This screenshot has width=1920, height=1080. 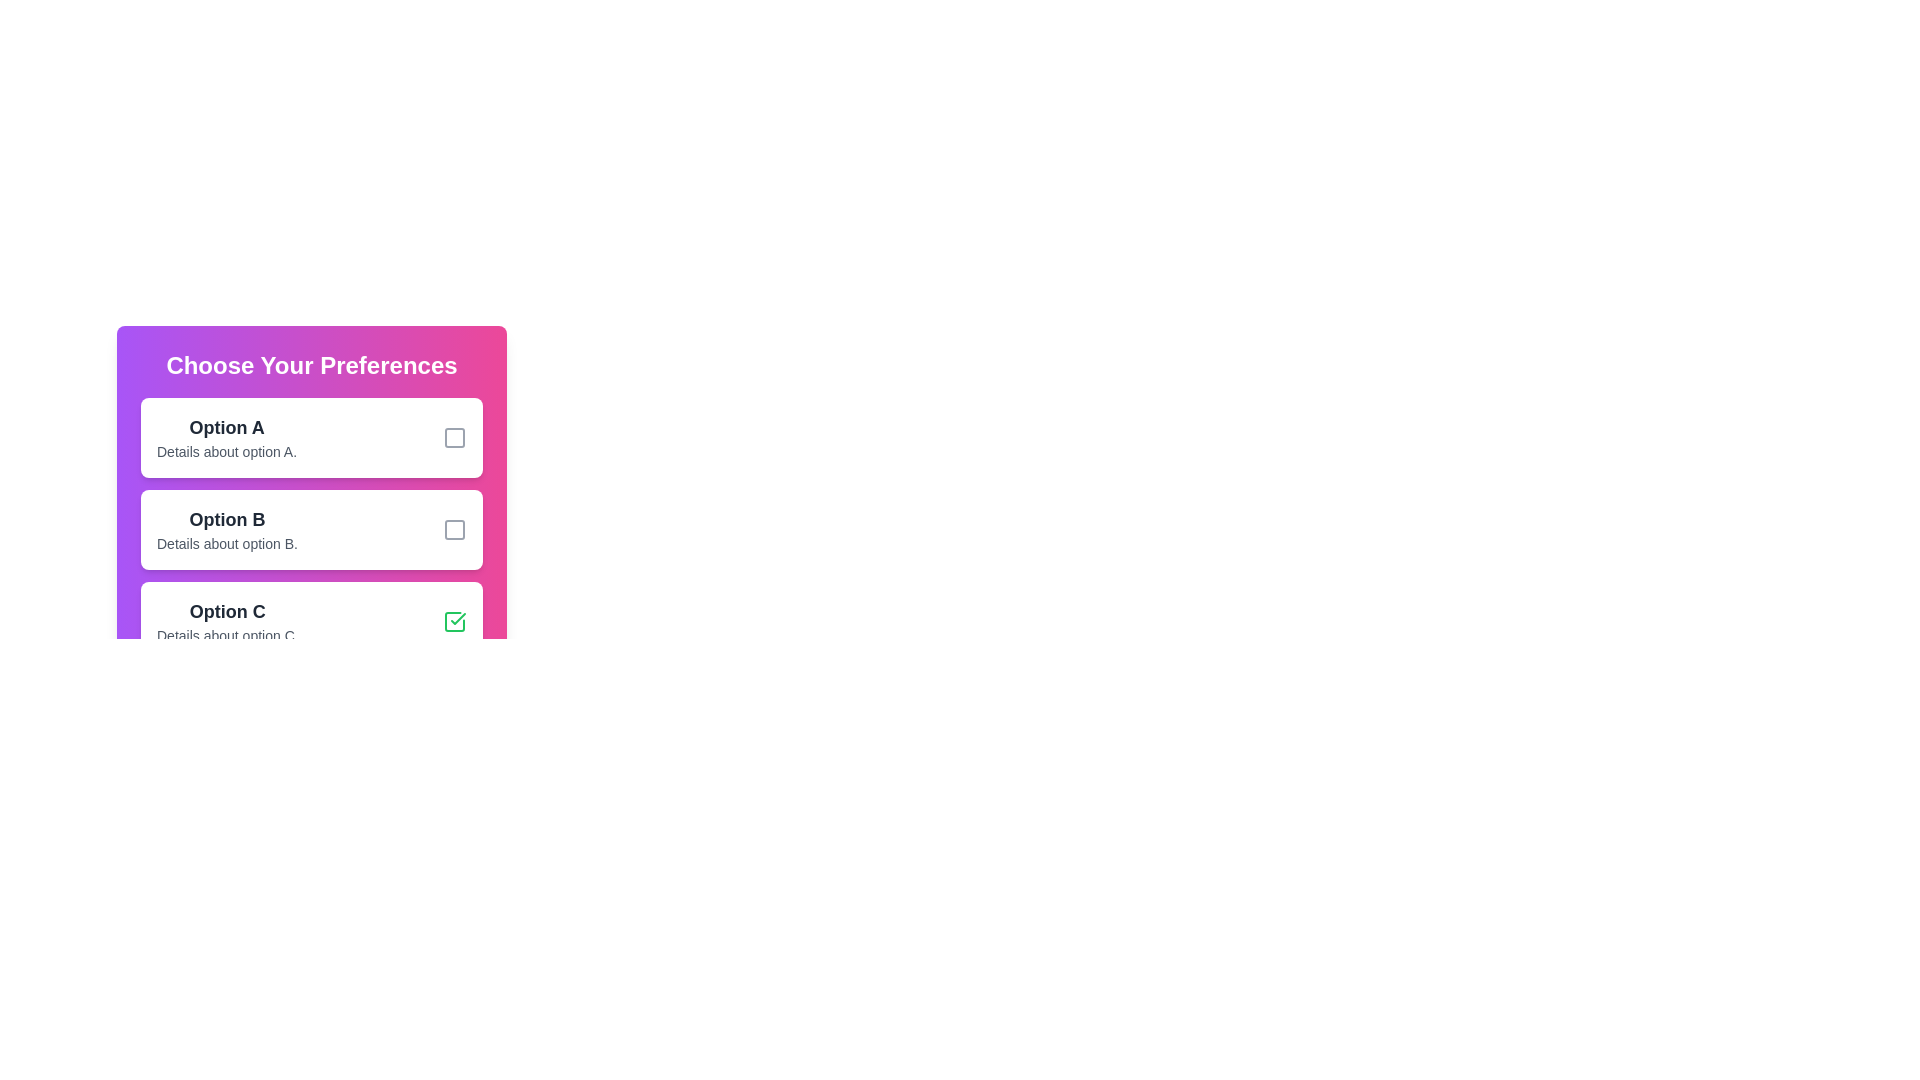 I want to click on the Text Label that reads 'Option B', which is styled in a larger, bold font and positioned at the top of its section, distinct from the descriptive text below it, so click(x=227, y=519).